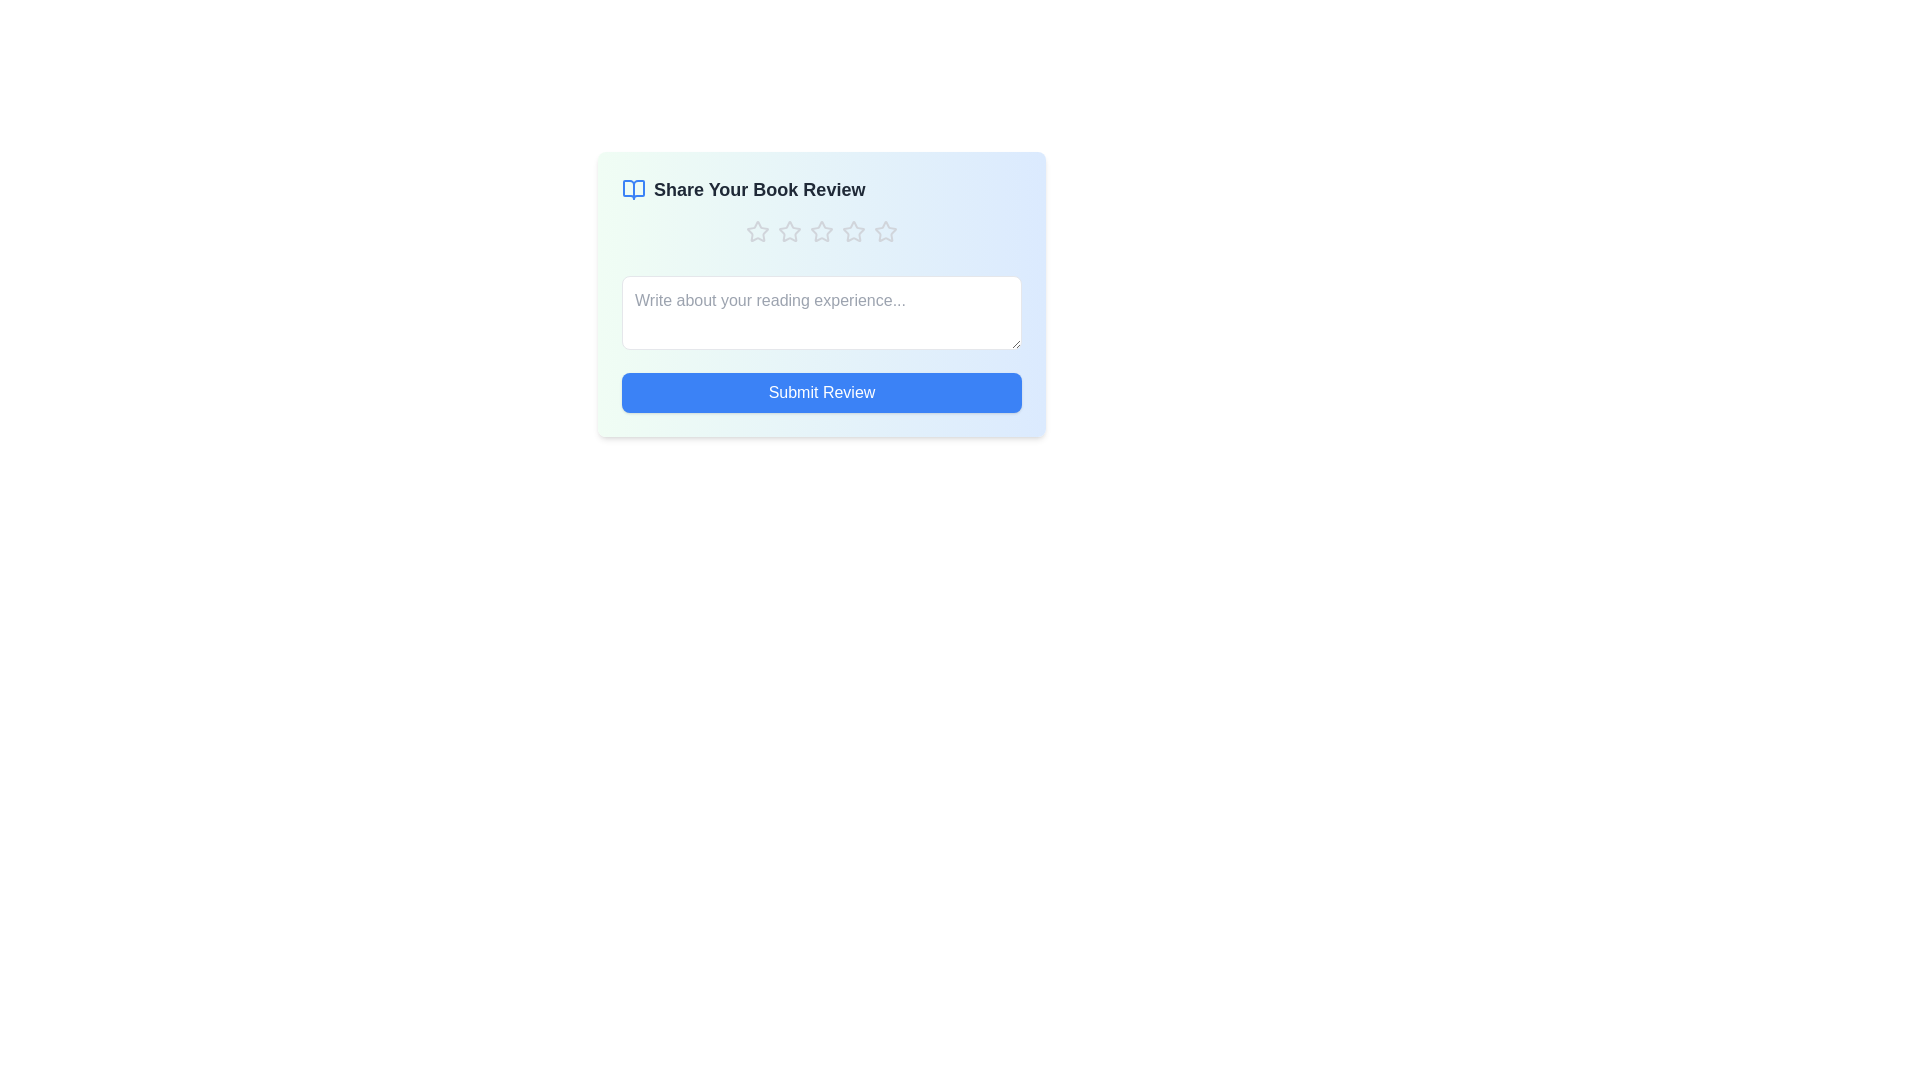 Image resolution: width=1920 pixels, height=1080 pixels. Describe the element at coordinates (821, 312) in the screenshot. I see `the text area to focus on it` at that location.